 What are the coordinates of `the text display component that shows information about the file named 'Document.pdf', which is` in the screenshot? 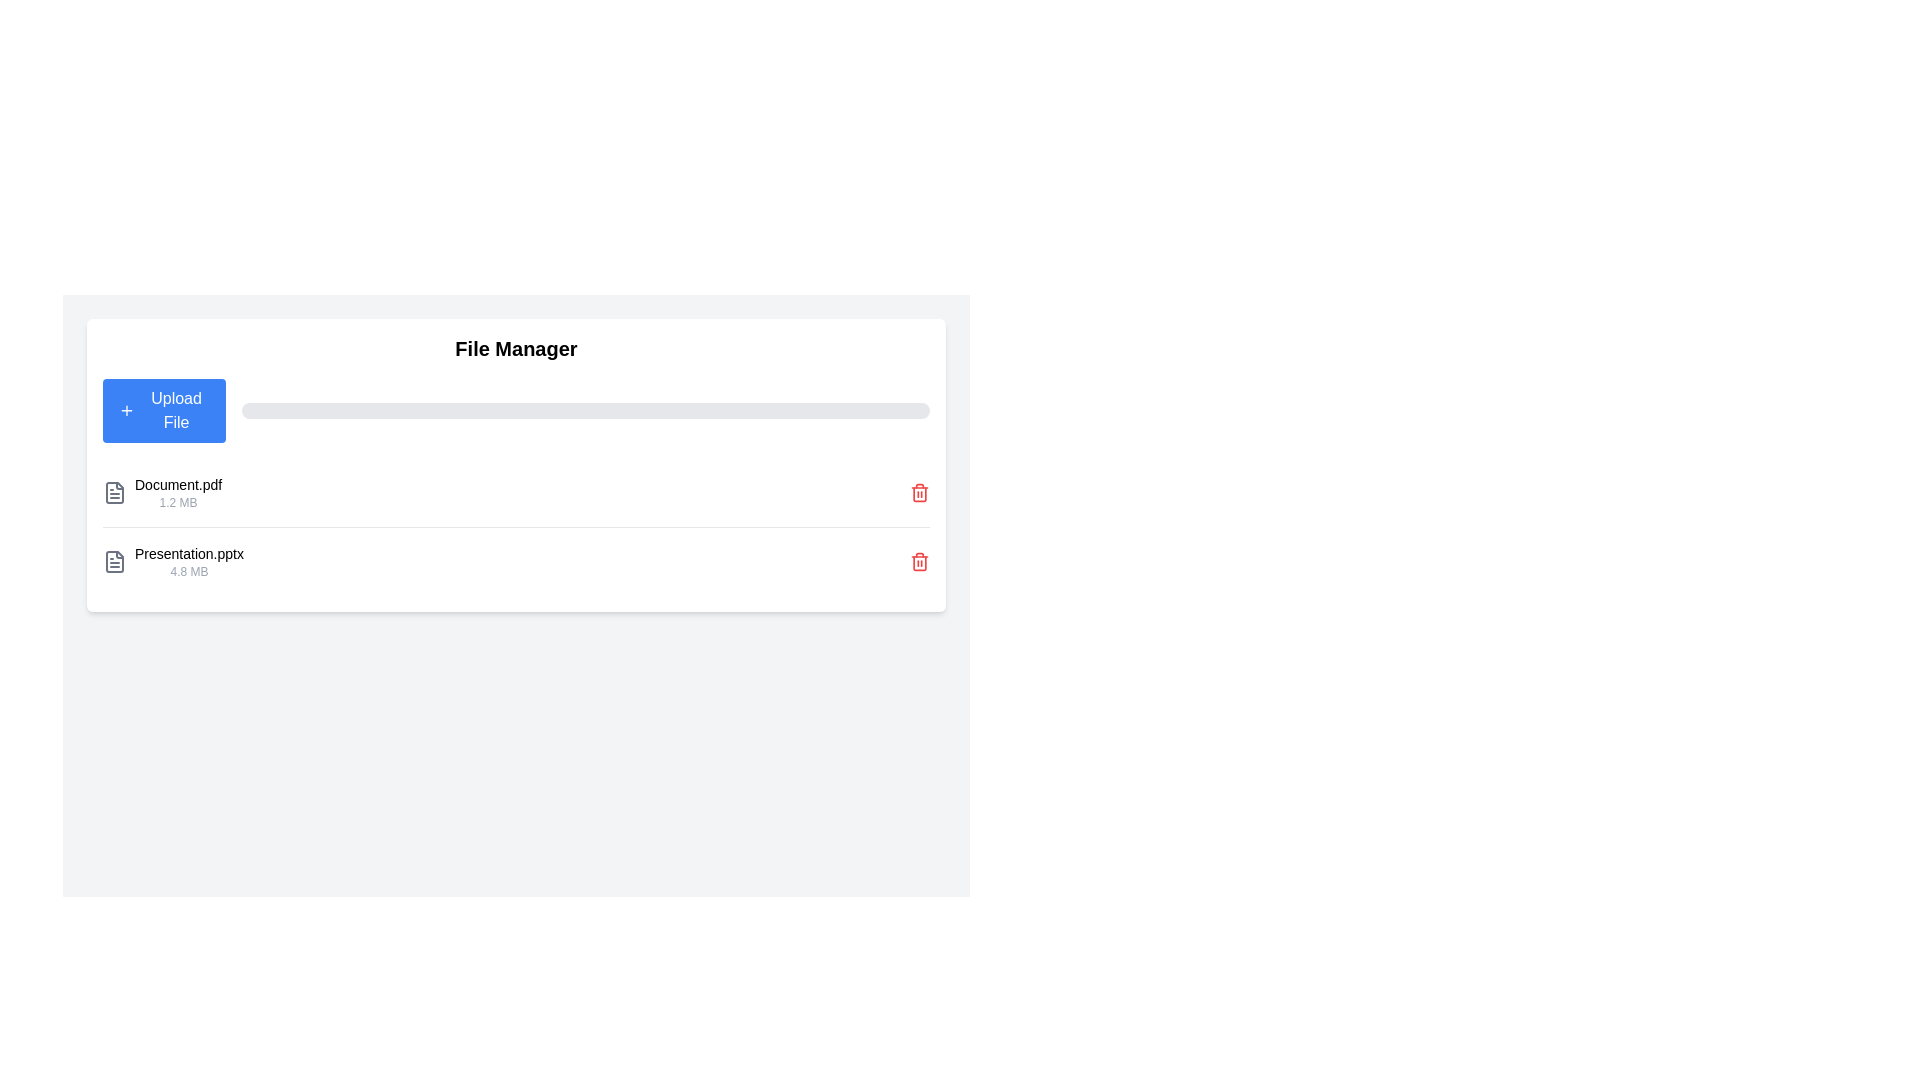 It's located at (178, 493).